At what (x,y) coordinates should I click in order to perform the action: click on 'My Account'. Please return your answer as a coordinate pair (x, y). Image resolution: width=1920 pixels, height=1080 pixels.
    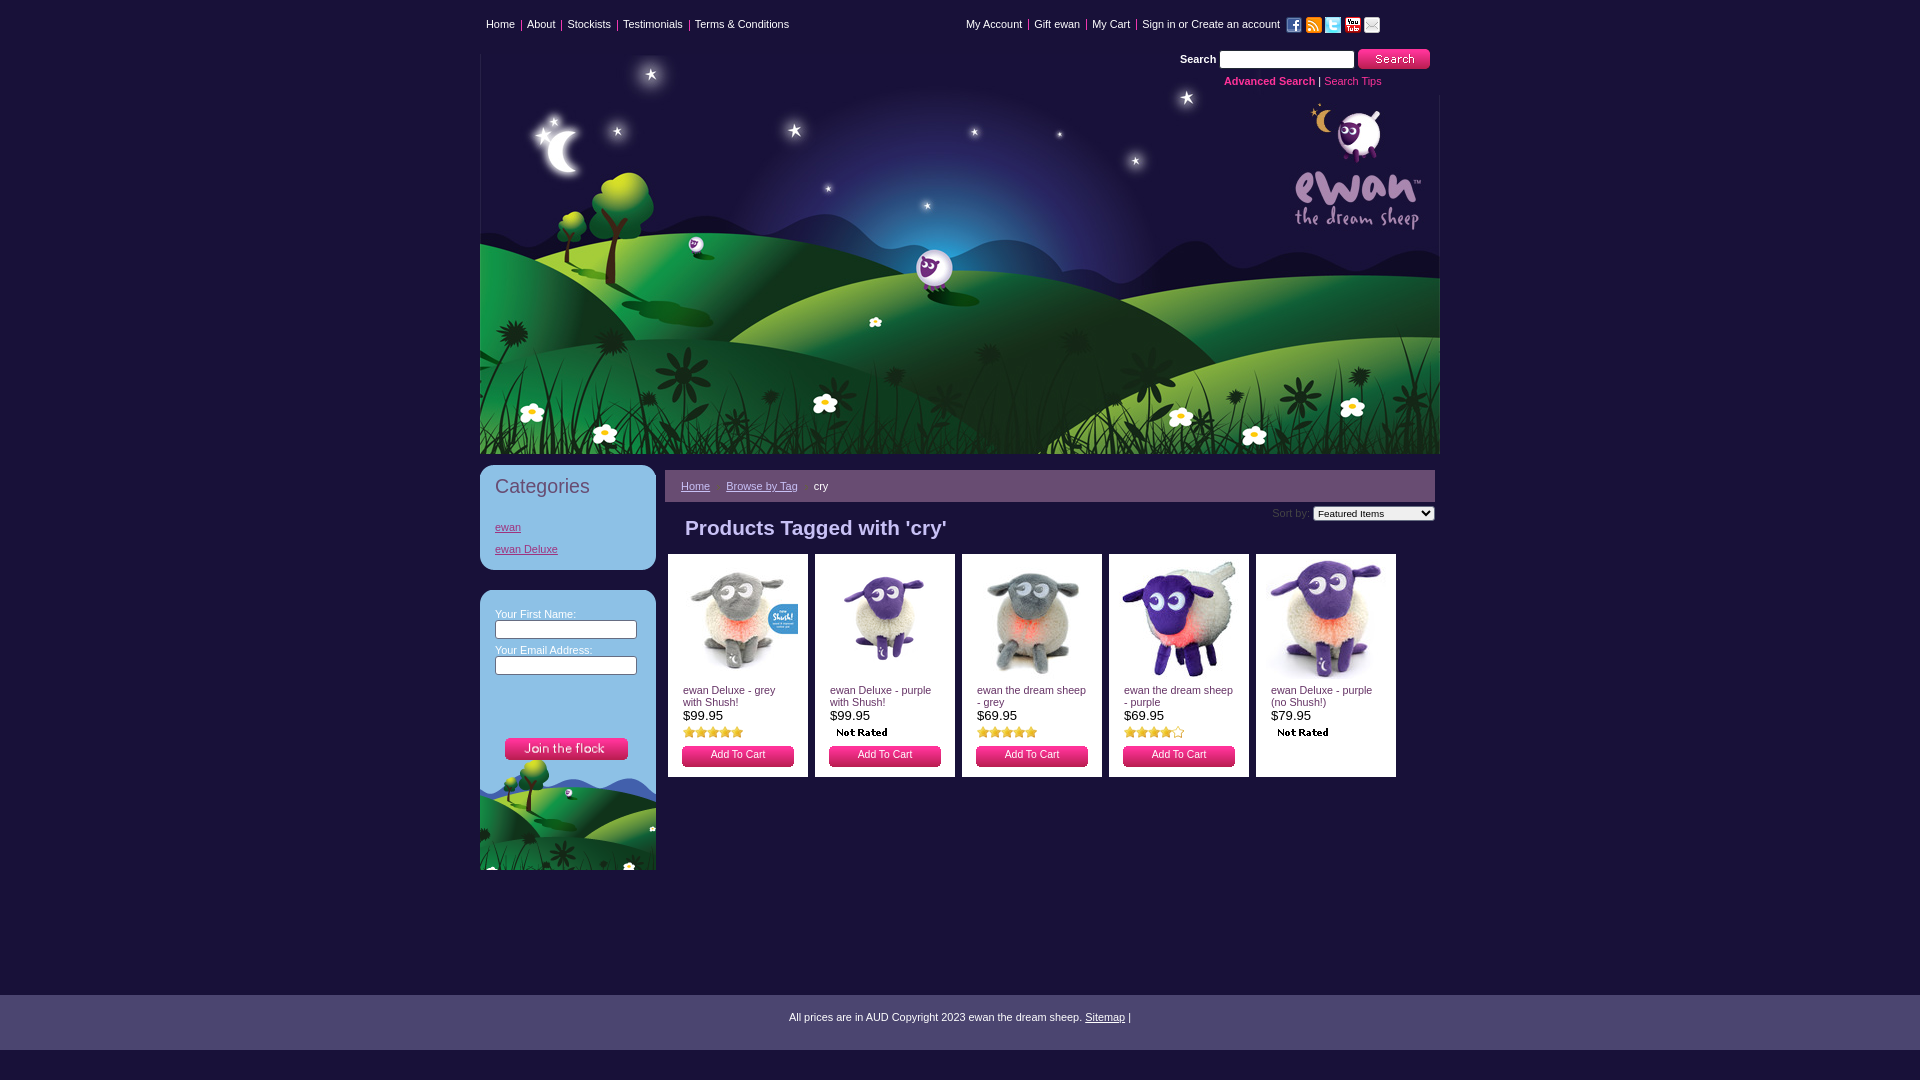
    Looking at the image, I should click on (993, 23).